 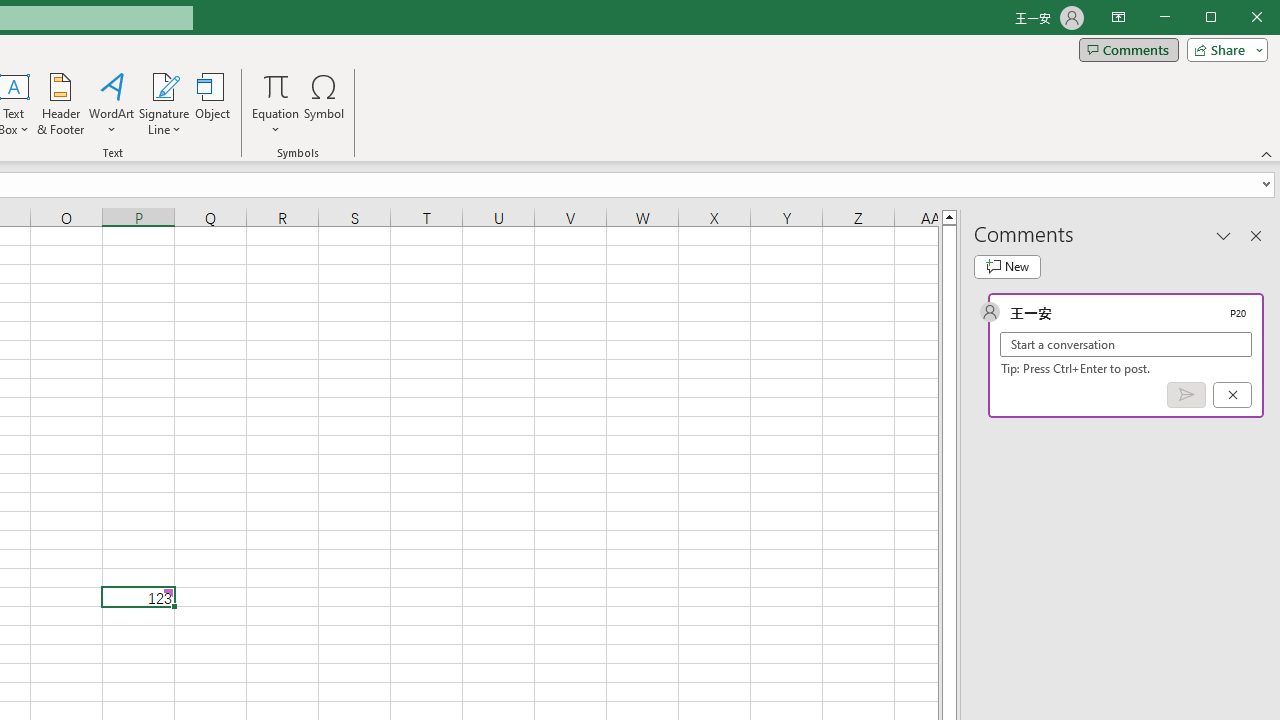 I want to click on 'Signature Line', so click(x=164, y=85).